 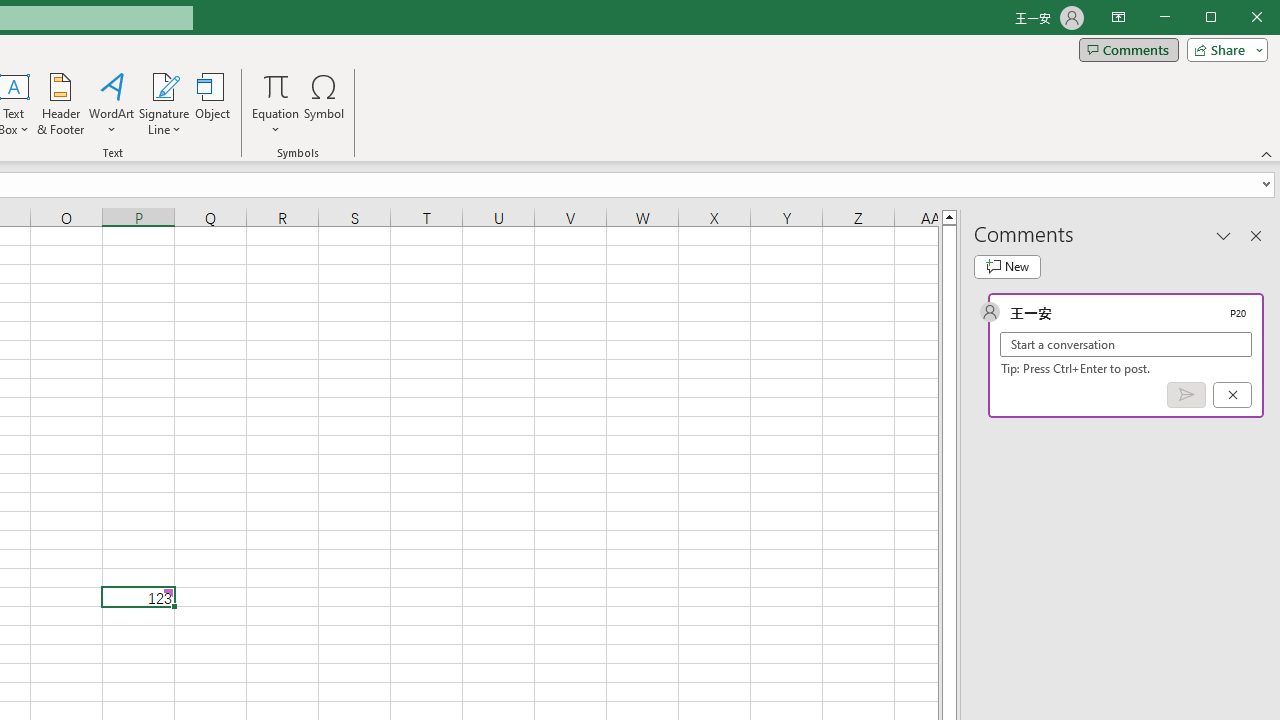 I want to click on 'Signature Line', so click(x=164, y=85).